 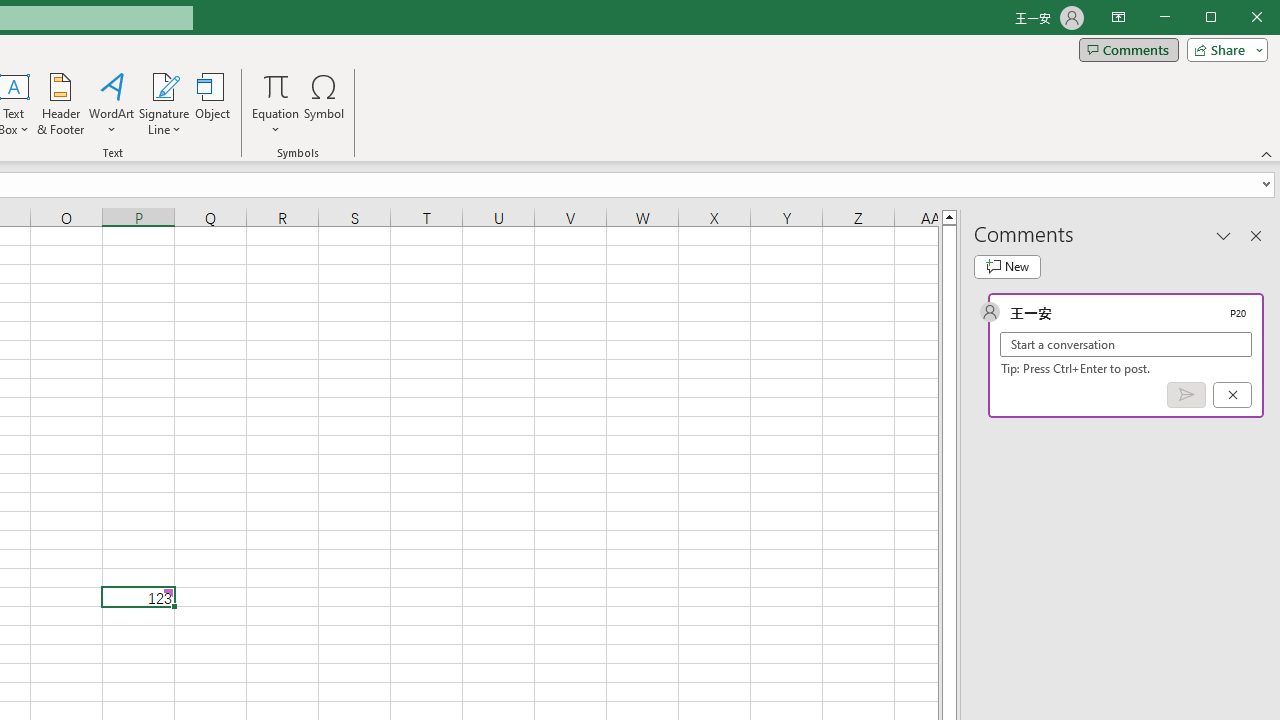 I want to click on 'Signature Line', so click(x=164, y=85).